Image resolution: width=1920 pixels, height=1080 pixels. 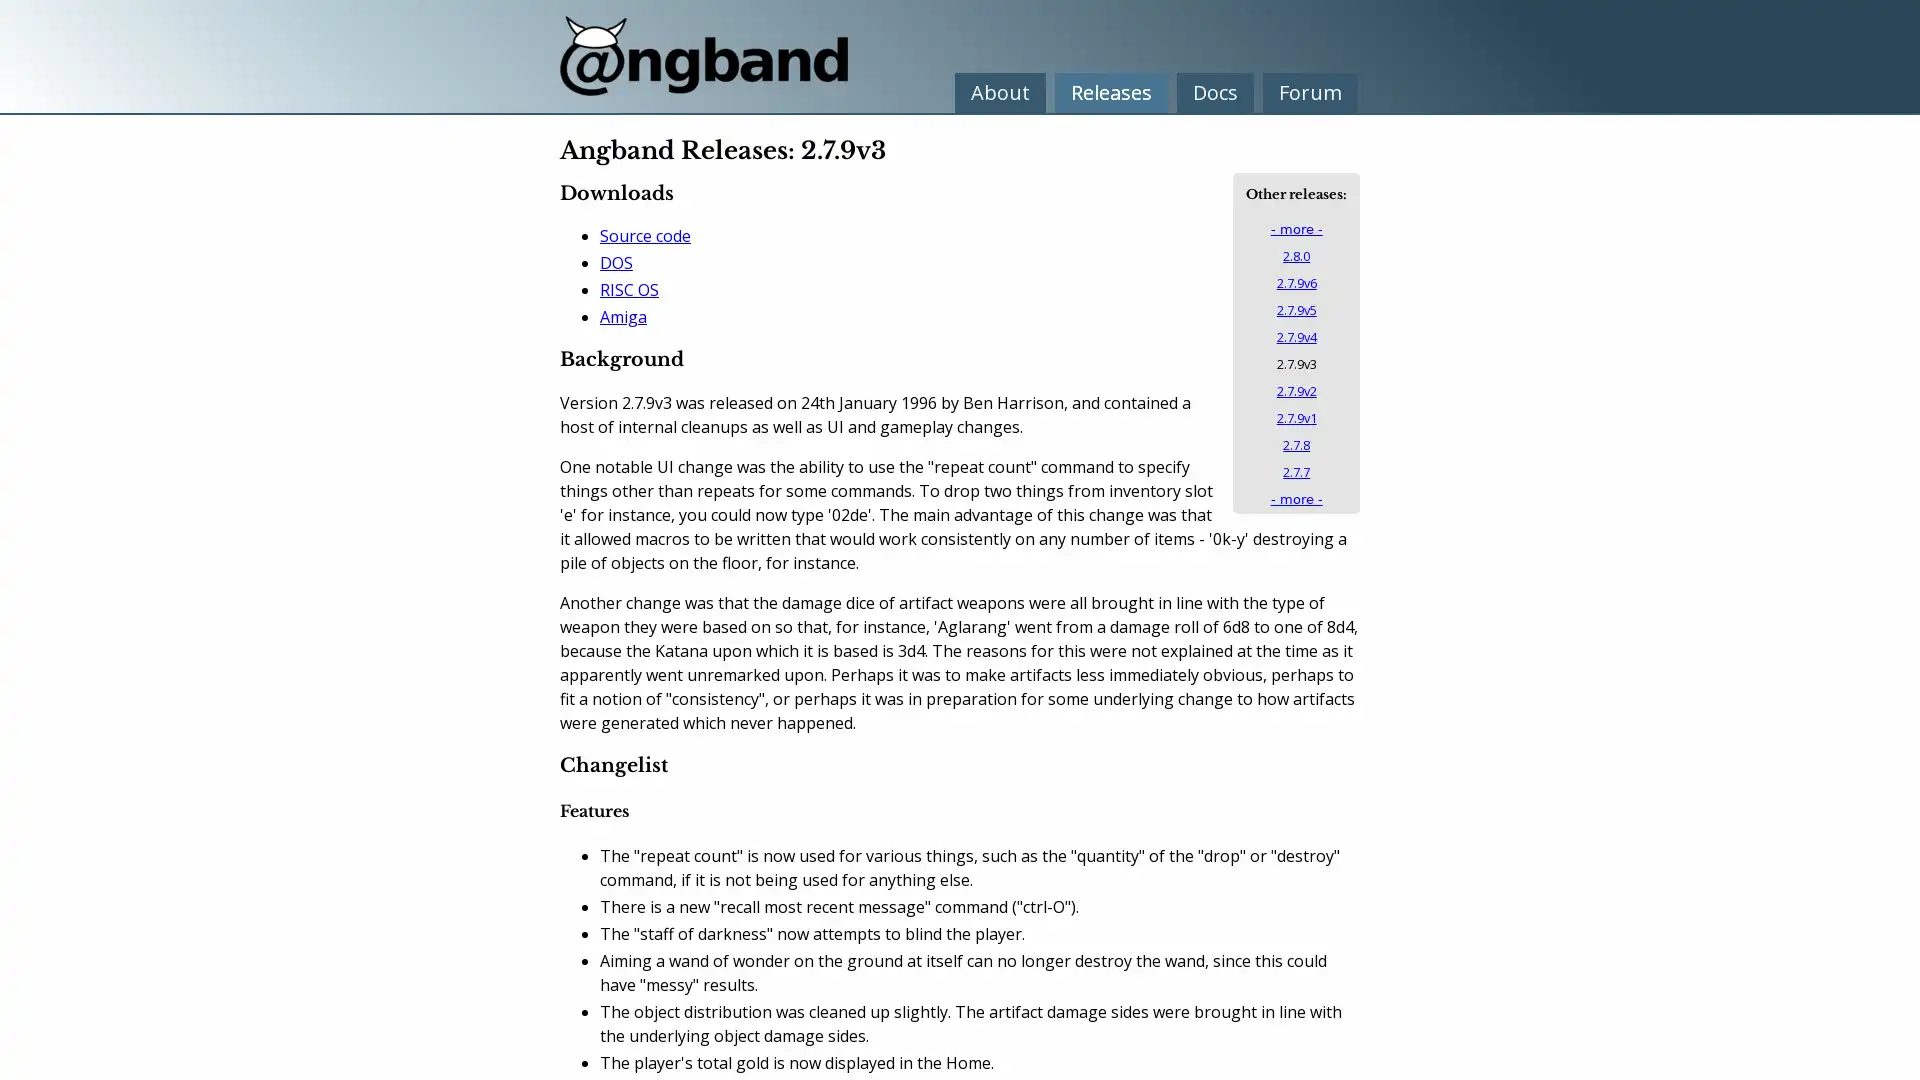 What do you see at coordinates (1296, 498) in the screenshot?
I see `- more -` at bounding box center [1296, 498].